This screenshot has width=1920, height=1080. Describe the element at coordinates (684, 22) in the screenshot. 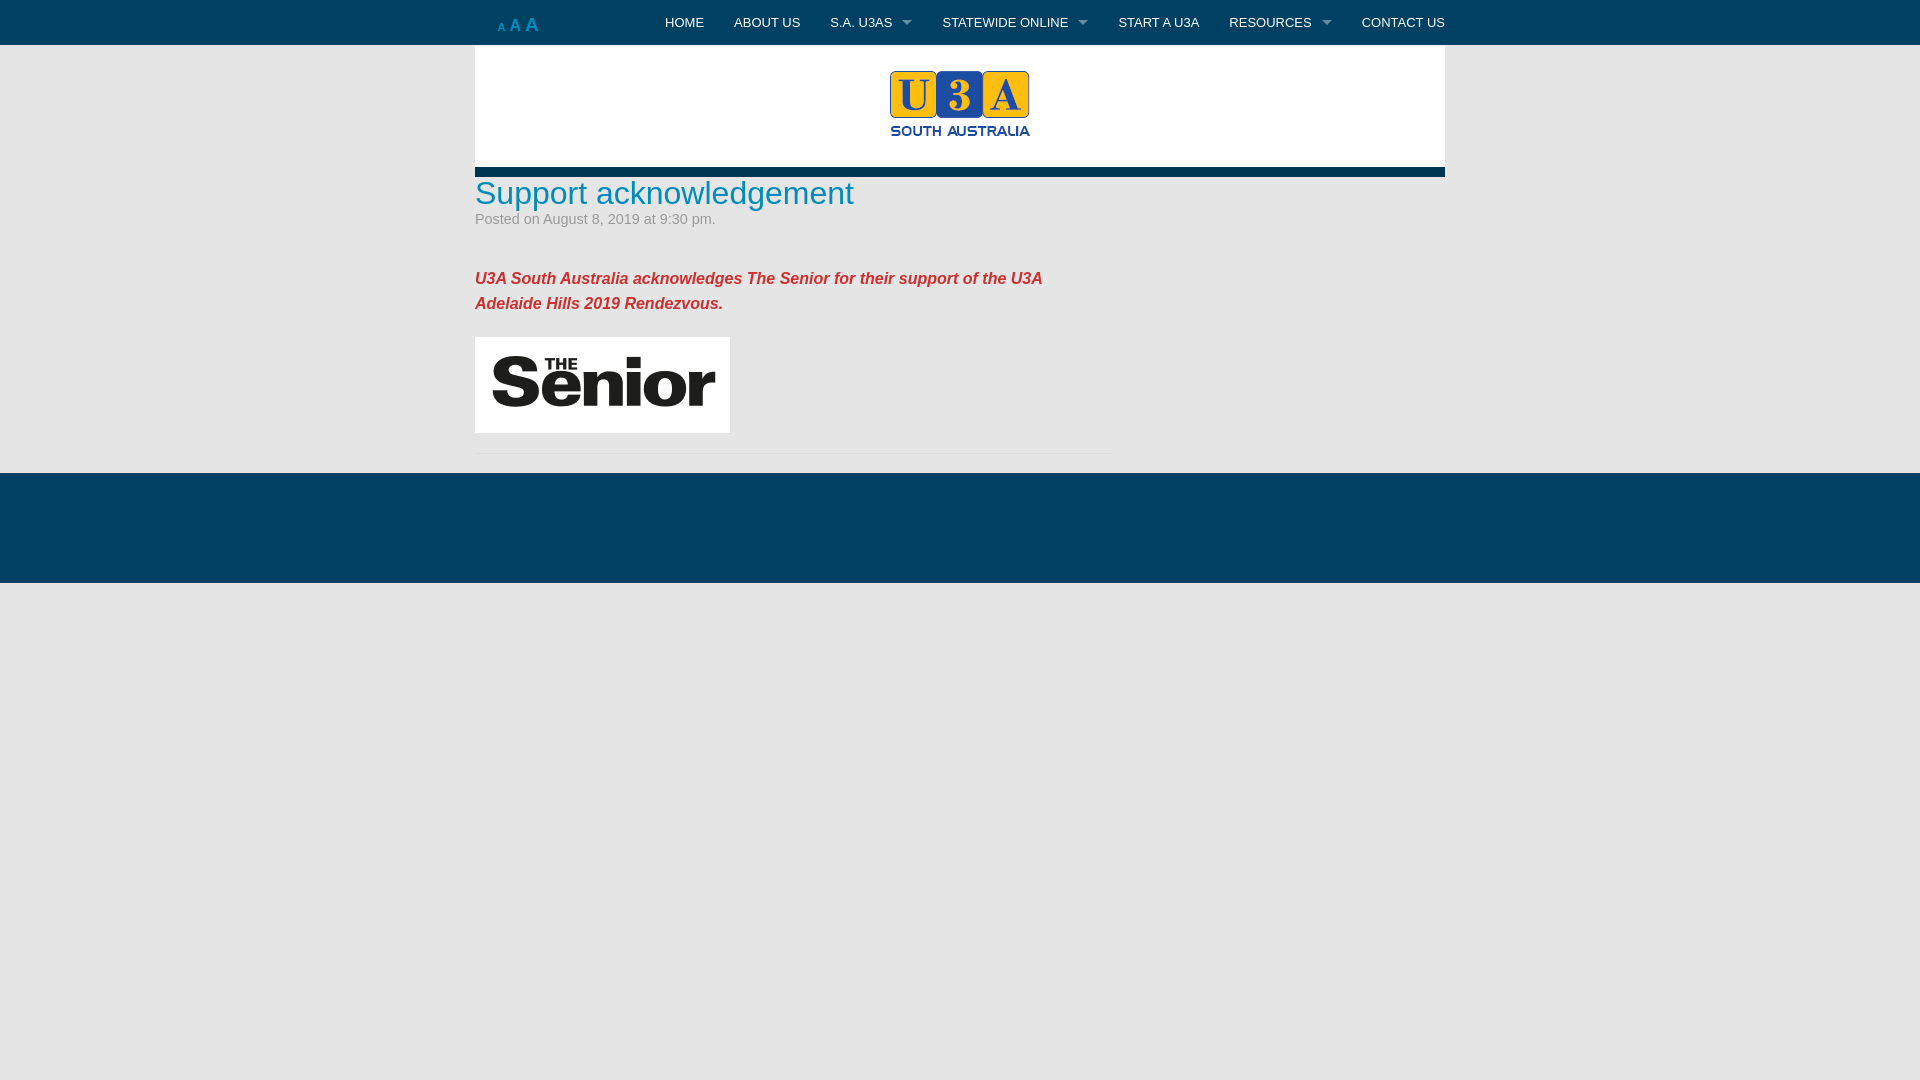

I see `'HOME'` at that location.